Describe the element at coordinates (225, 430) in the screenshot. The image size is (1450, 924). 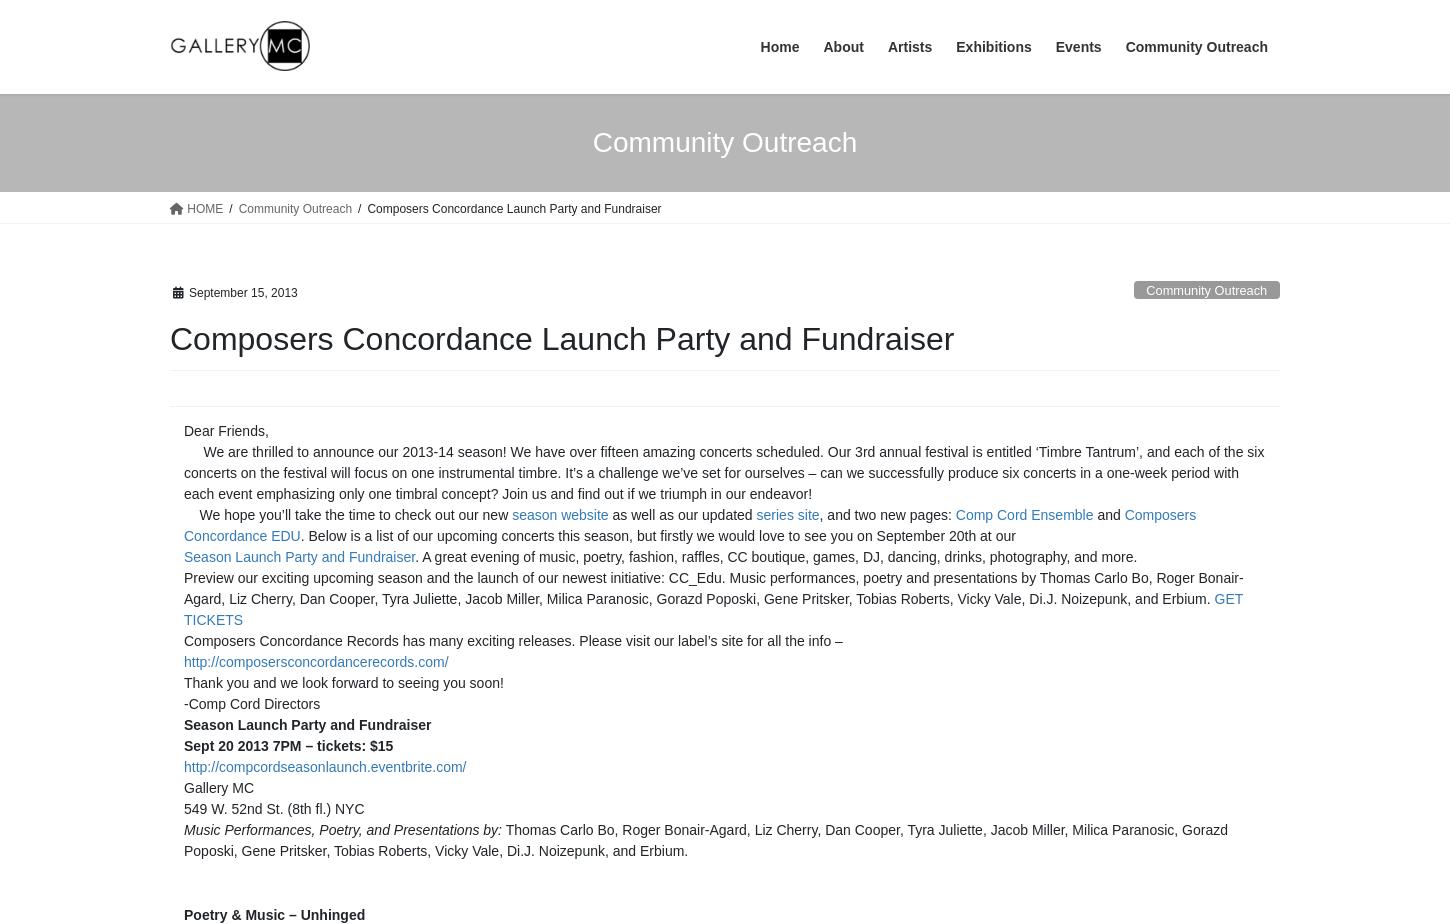
I see `'Dear Friends,'` at that location.